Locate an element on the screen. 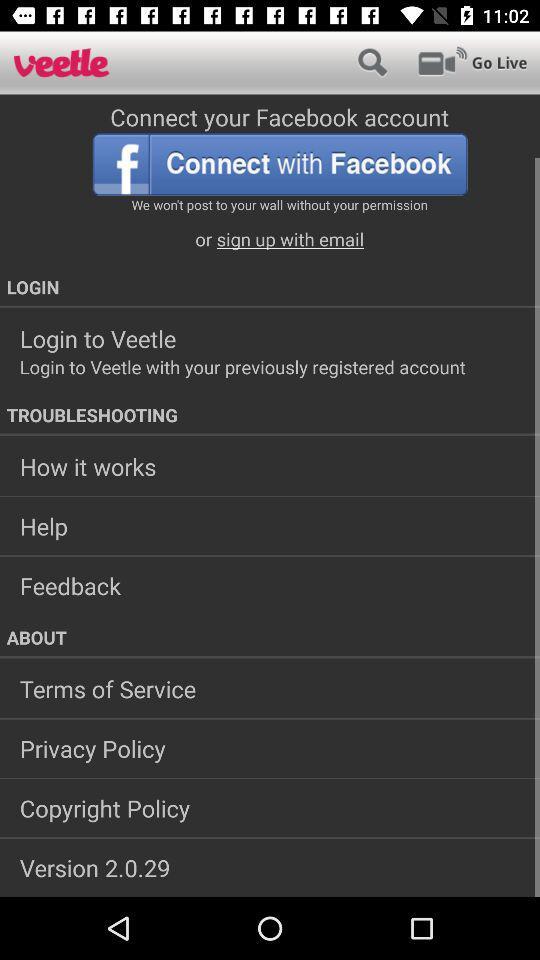 The image size is (540, 960). the version 2 0 item is located at coordinates (270, 866).